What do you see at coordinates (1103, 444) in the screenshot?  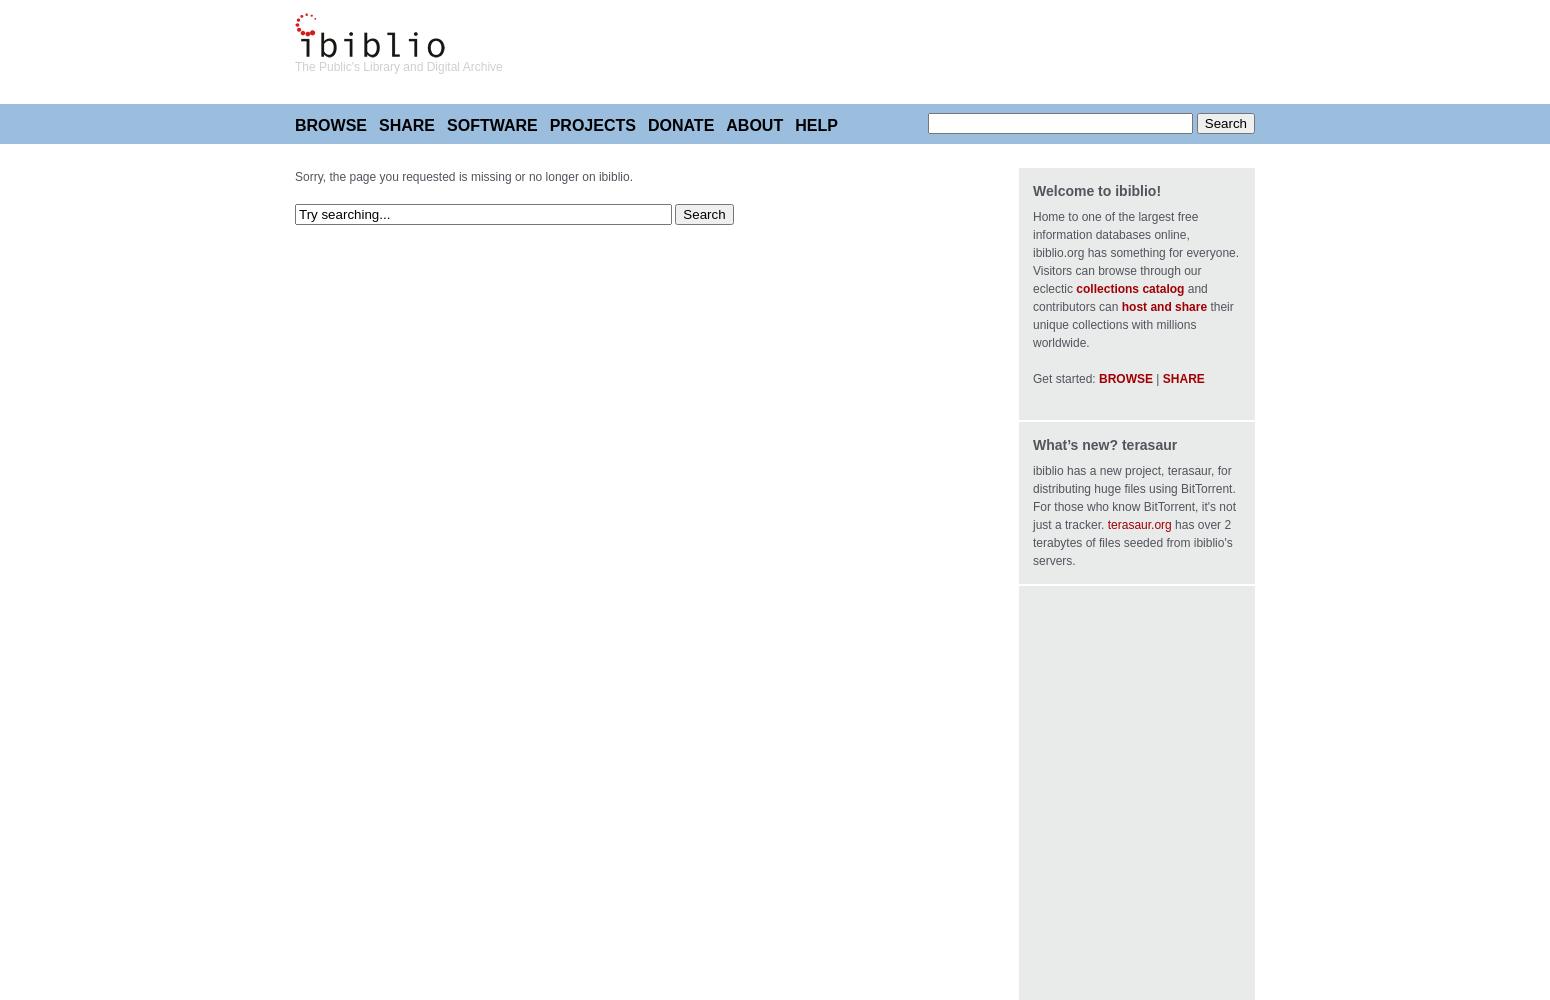 I see `'What’s new? terasaur'` at bounding box center [1103, 444].